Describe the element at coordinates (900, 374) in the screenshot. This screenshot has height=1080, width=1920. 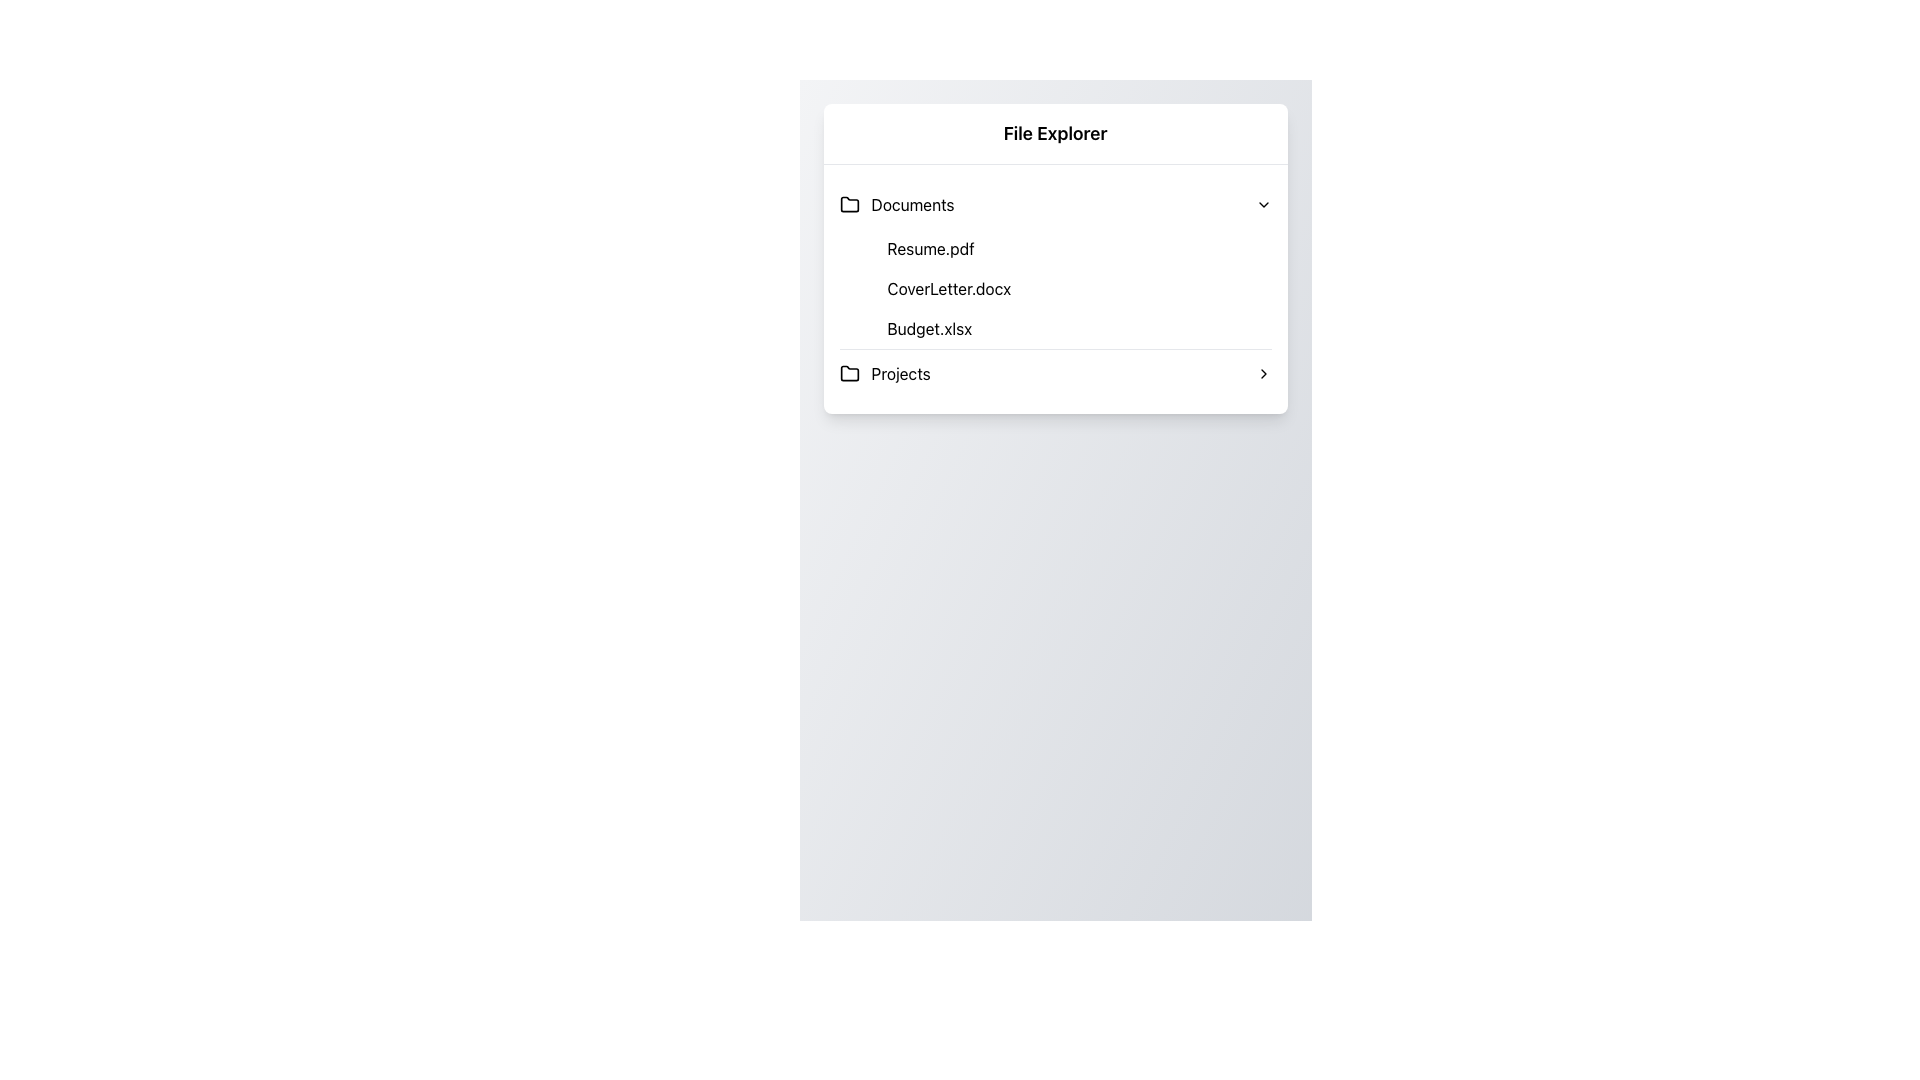
I see `the 'Projects' label in the file explorer, which is displayed as plain text in a sans-serif font and is the third visible row` at that location.